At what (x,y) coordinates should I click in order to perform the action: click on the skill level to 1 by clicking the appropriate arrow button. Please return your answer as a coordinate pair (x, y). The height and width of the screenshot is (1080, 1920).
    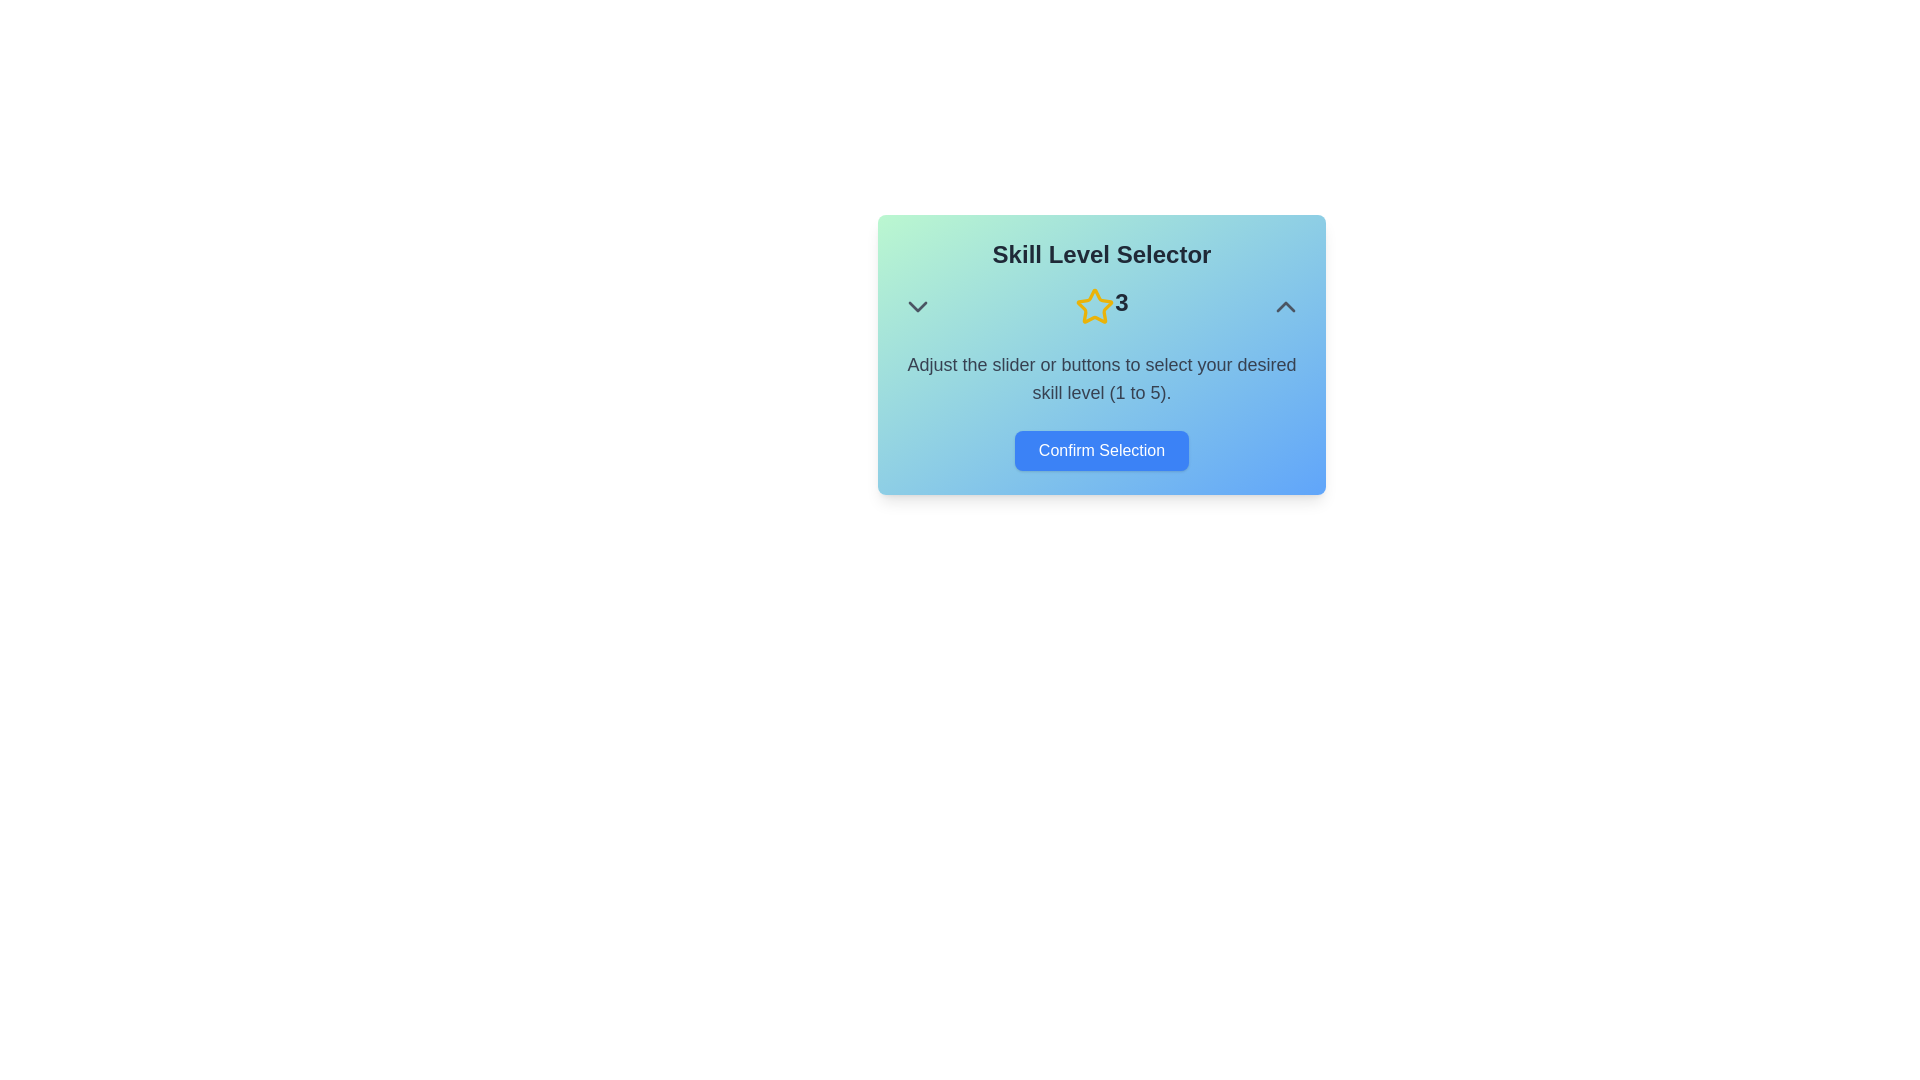
    Looking at the image, I should click on (916, 307).